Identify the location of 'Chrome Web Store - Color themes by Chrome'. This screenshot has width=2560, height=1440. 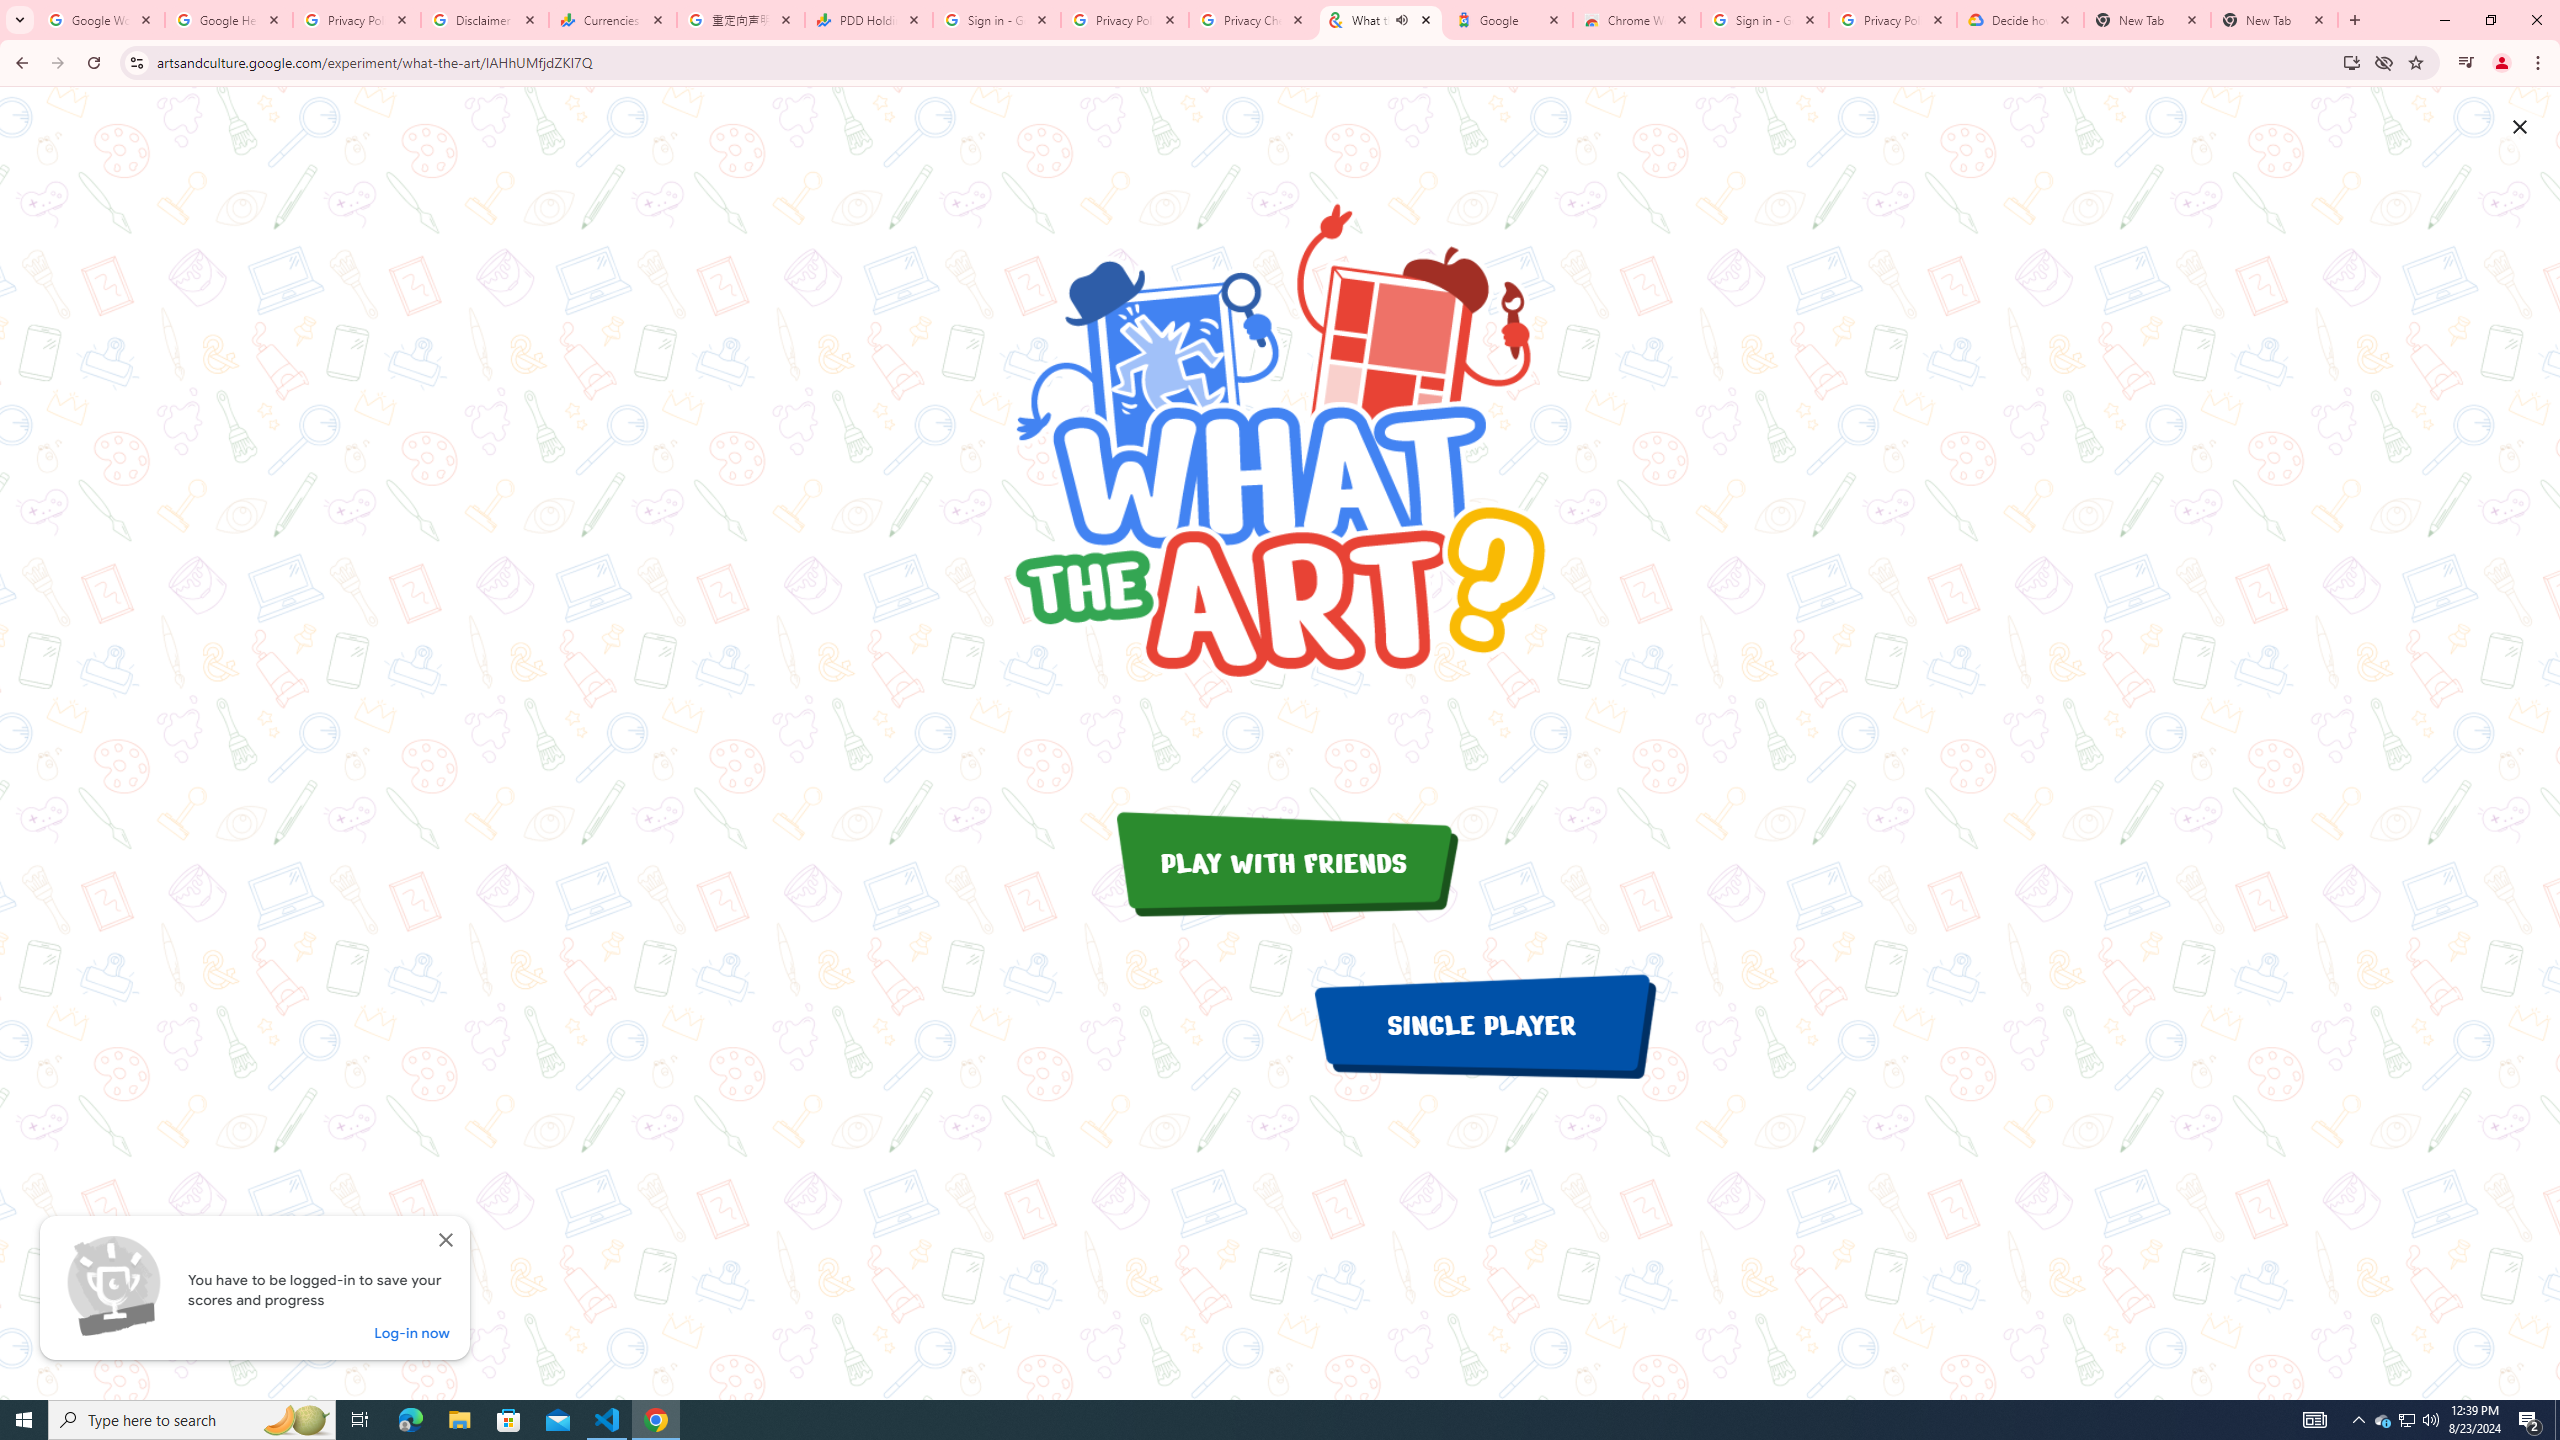
(1636, 19).